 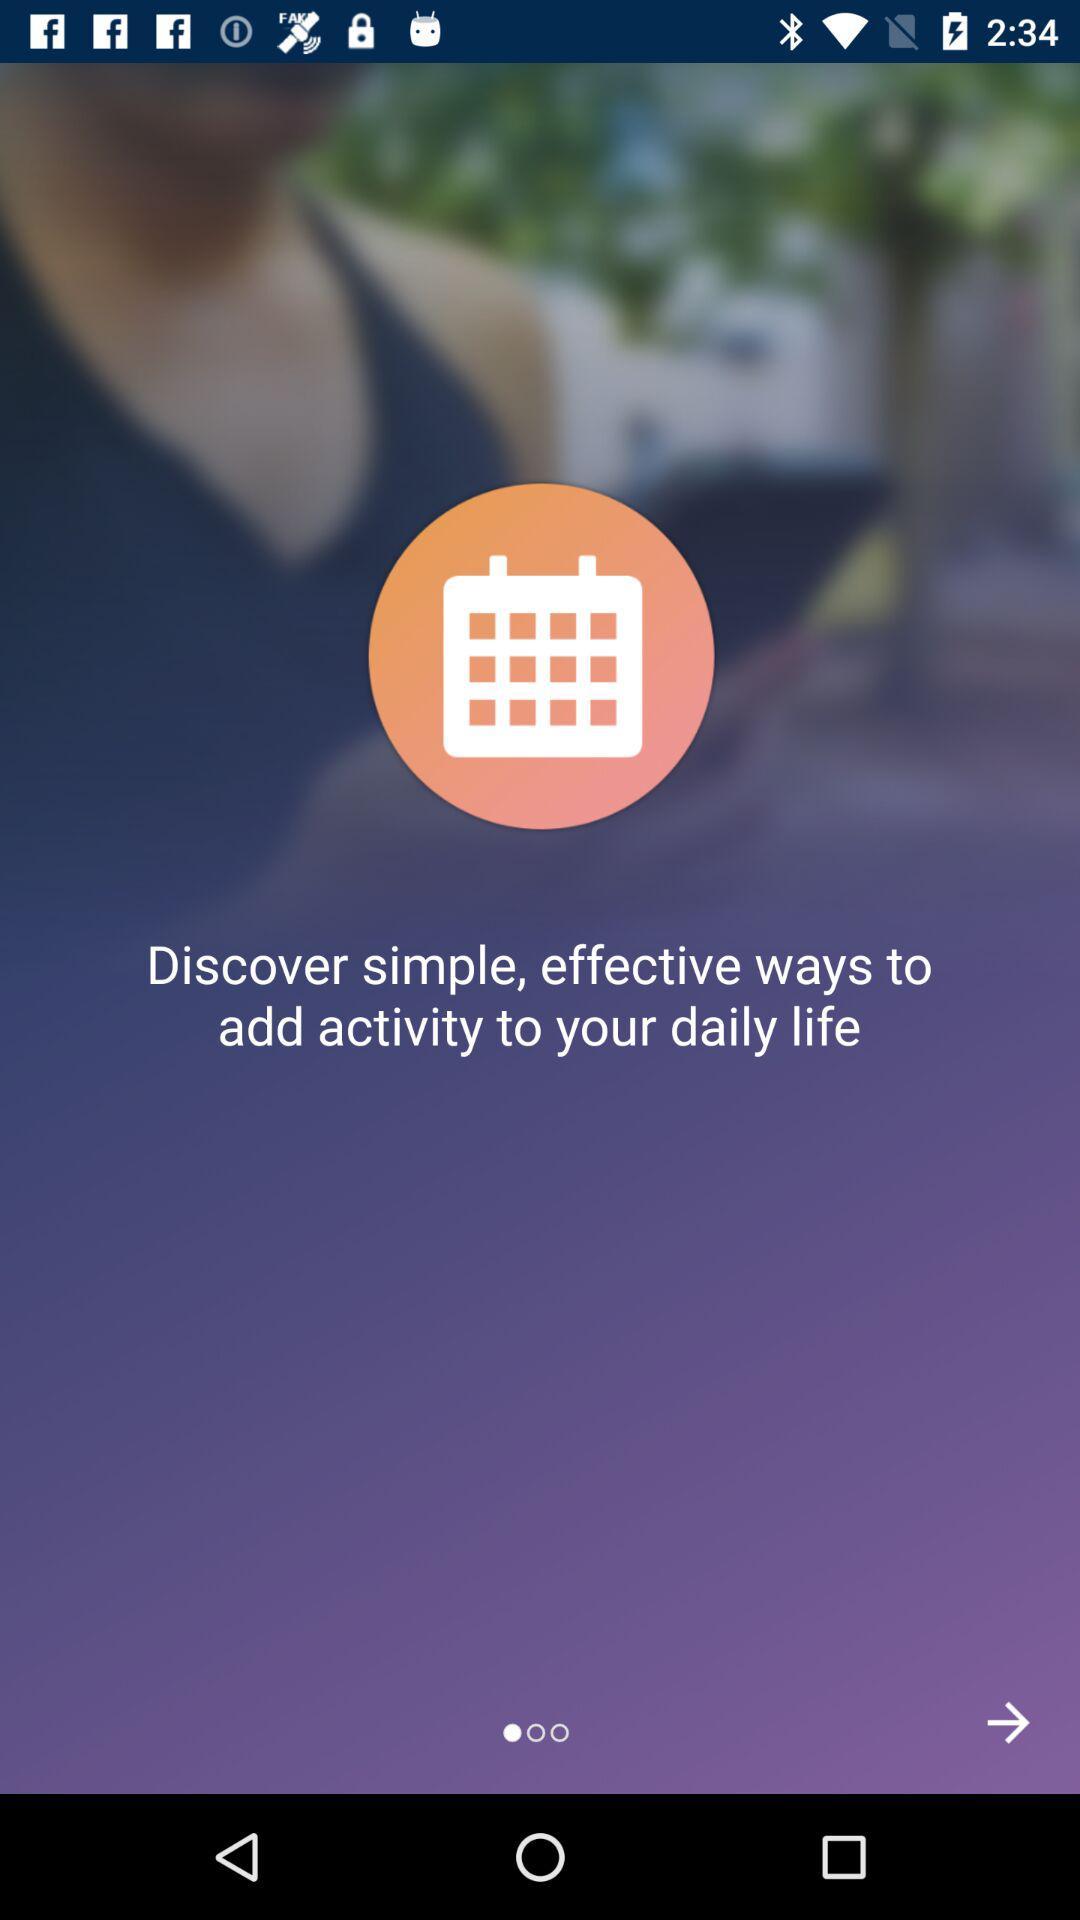 What do you see at coordinates (1008, 1721) in the screenshot?
I see `the arrow_forward icon` at bounding box center [1008, 1721].